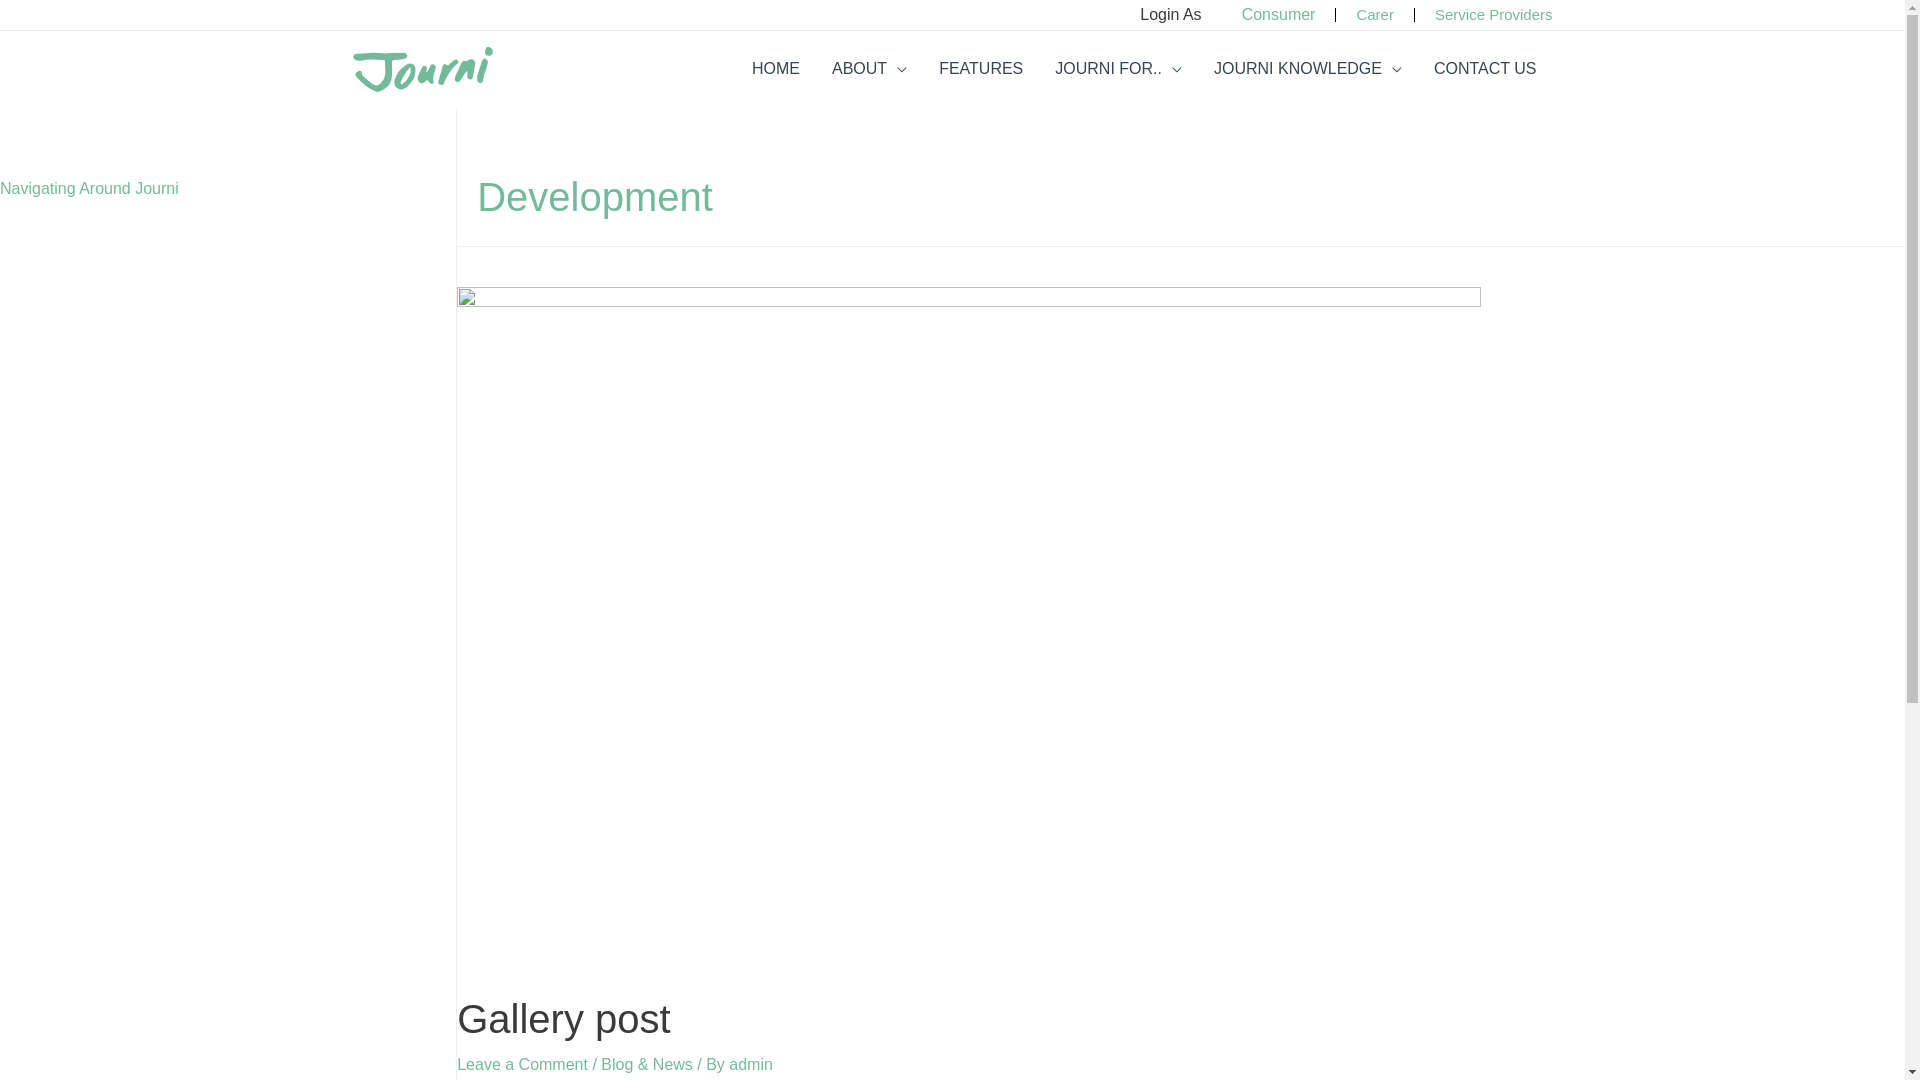  I want to click on 'FEATURES', so click(980, 68).